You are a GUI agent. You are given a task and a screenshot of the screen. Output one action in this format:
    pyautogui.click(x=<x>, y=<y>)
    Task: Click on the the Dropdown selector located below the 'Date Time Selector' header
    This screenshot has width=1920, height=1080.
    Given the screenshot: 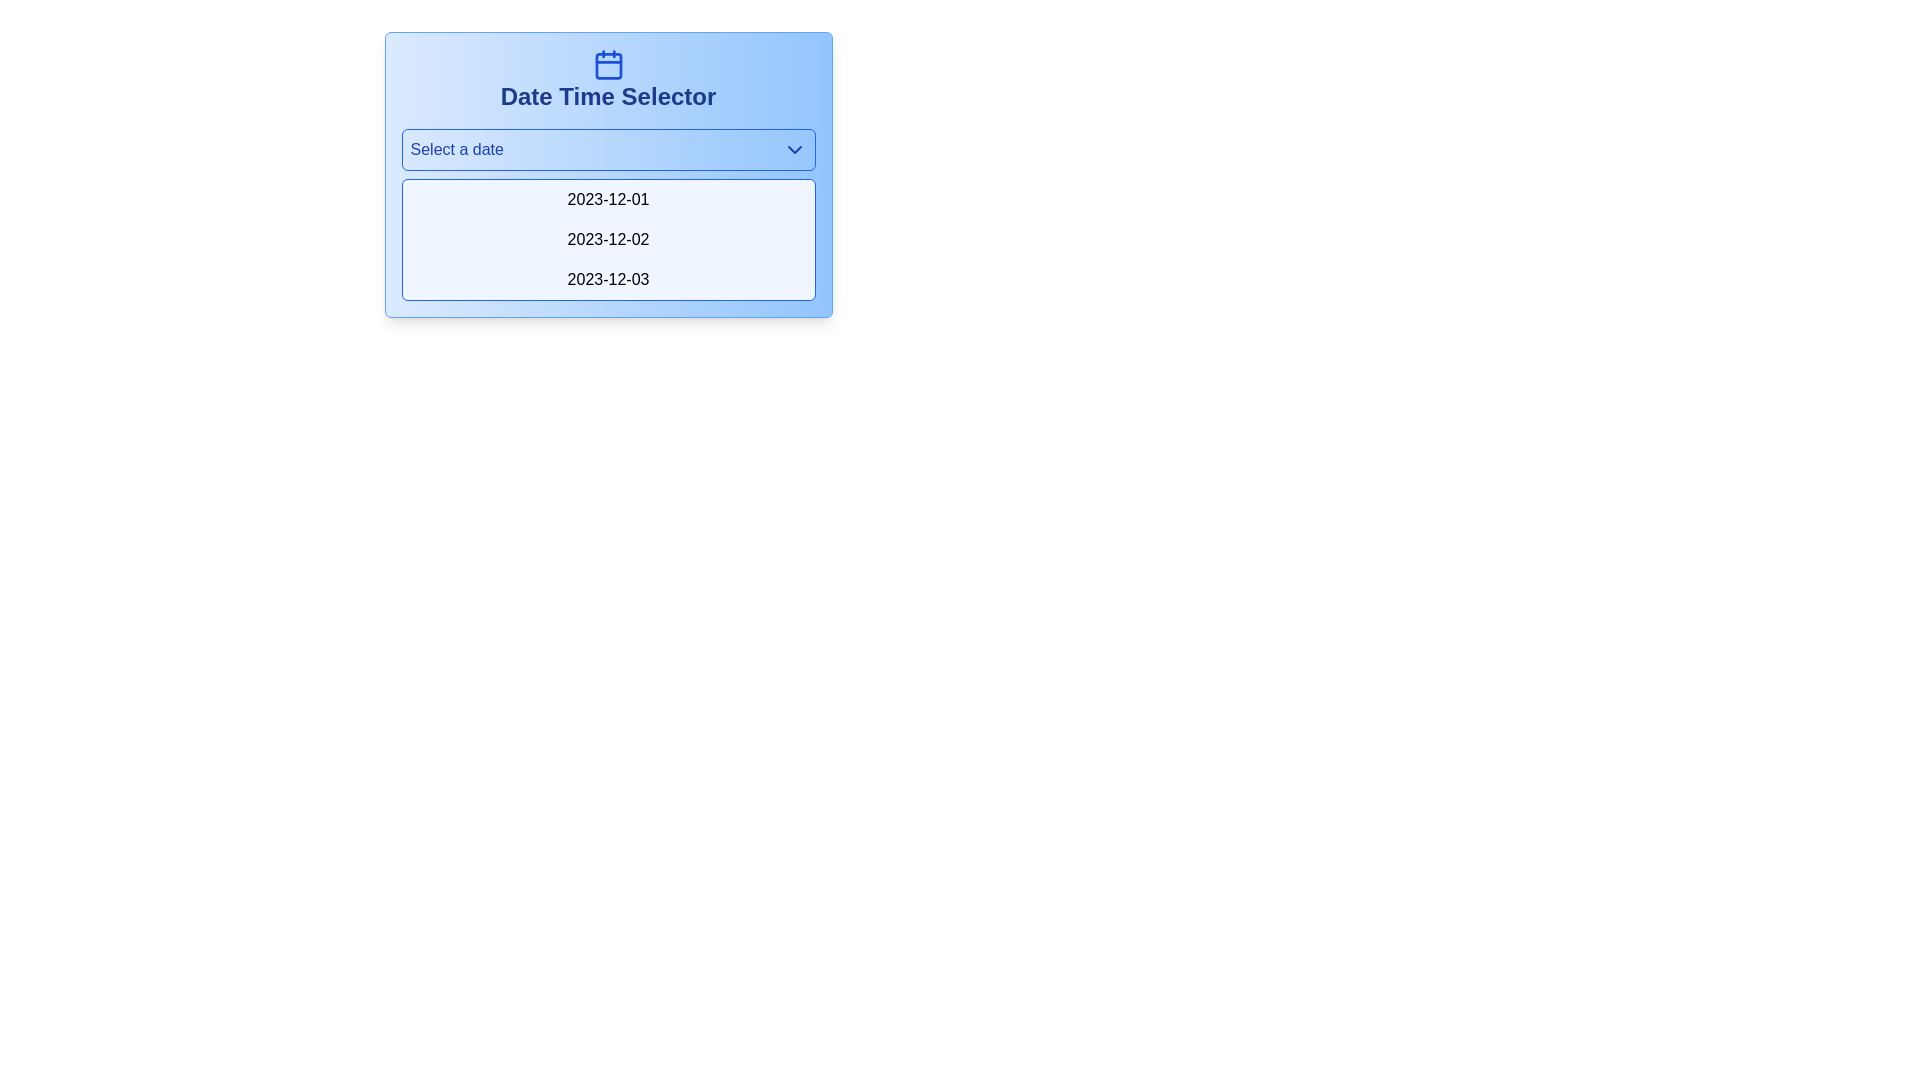 What is the action you would take?
    pyautogui.click(x=607, y=173)
    